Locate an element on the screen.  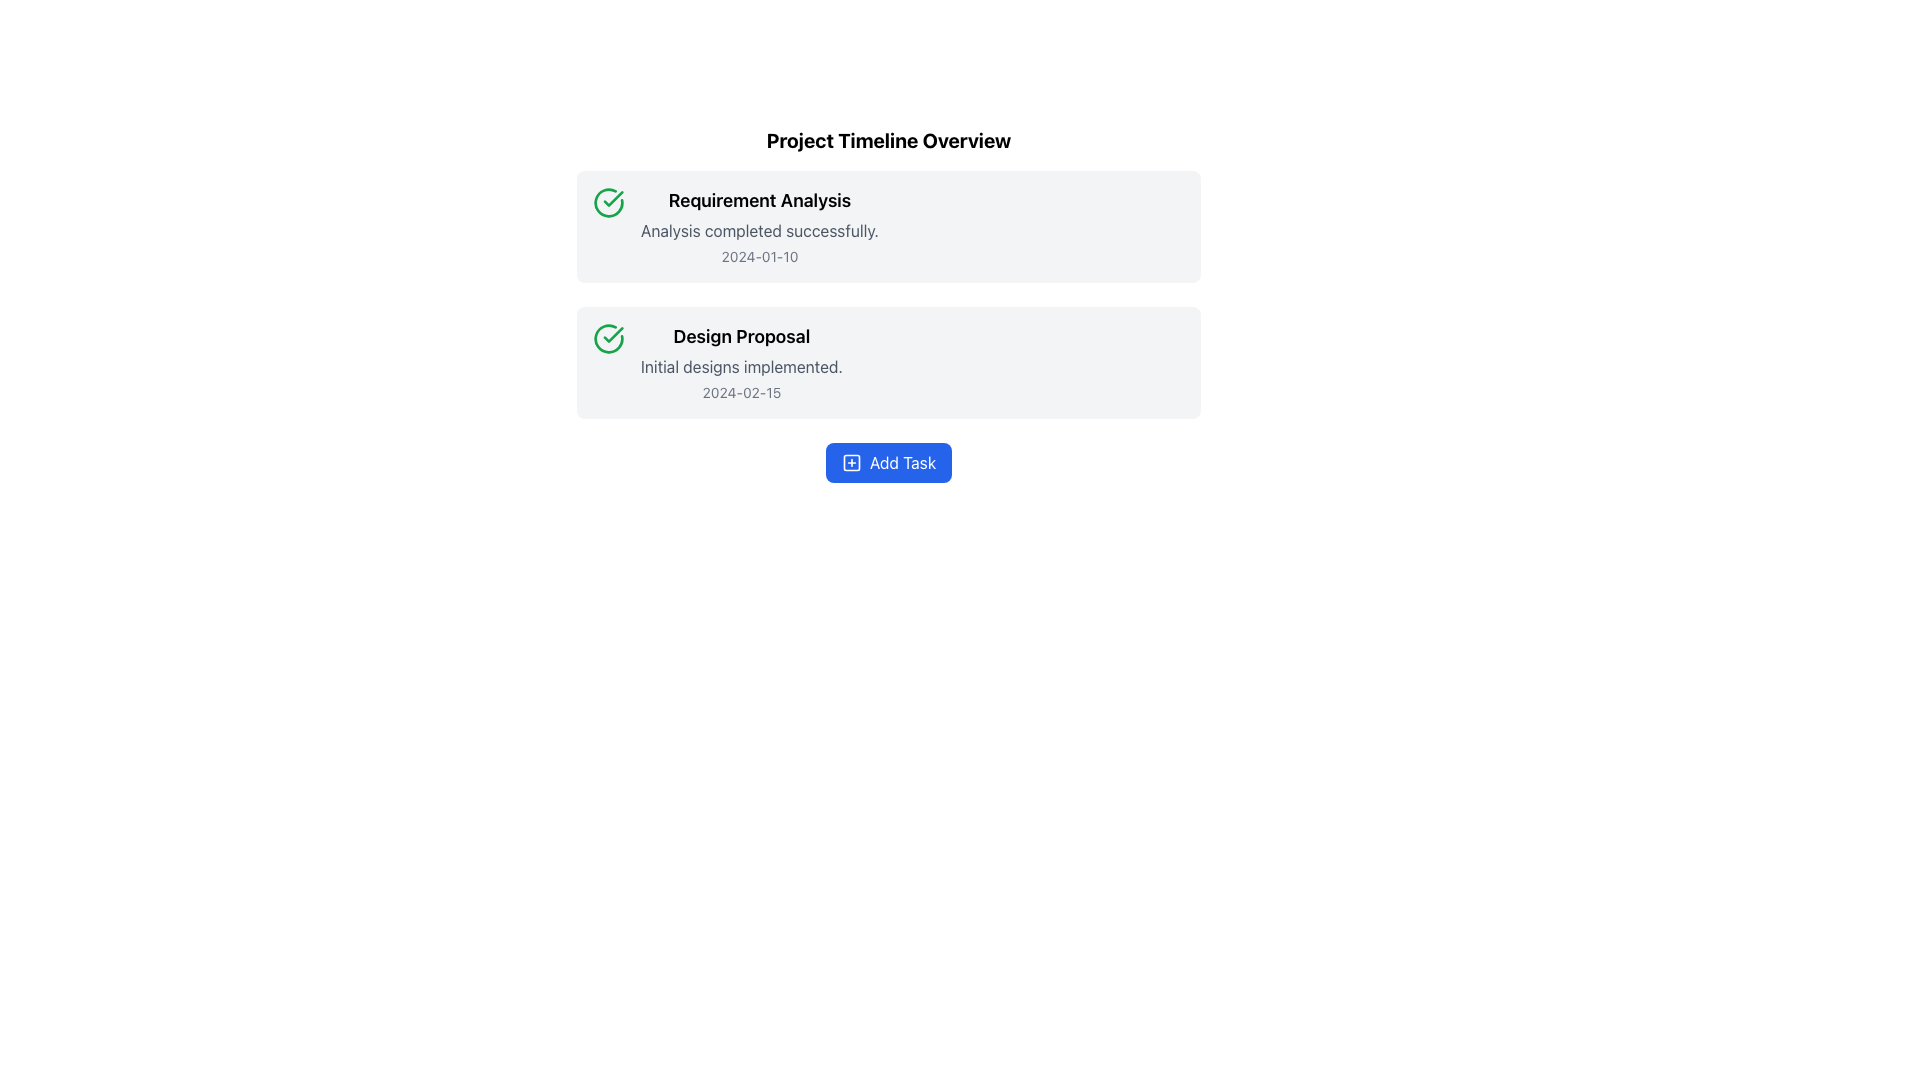
information displayed in the Text Block that summarizes the project phase title, its completion status, and the completion date is located at coordinates (758, 226).